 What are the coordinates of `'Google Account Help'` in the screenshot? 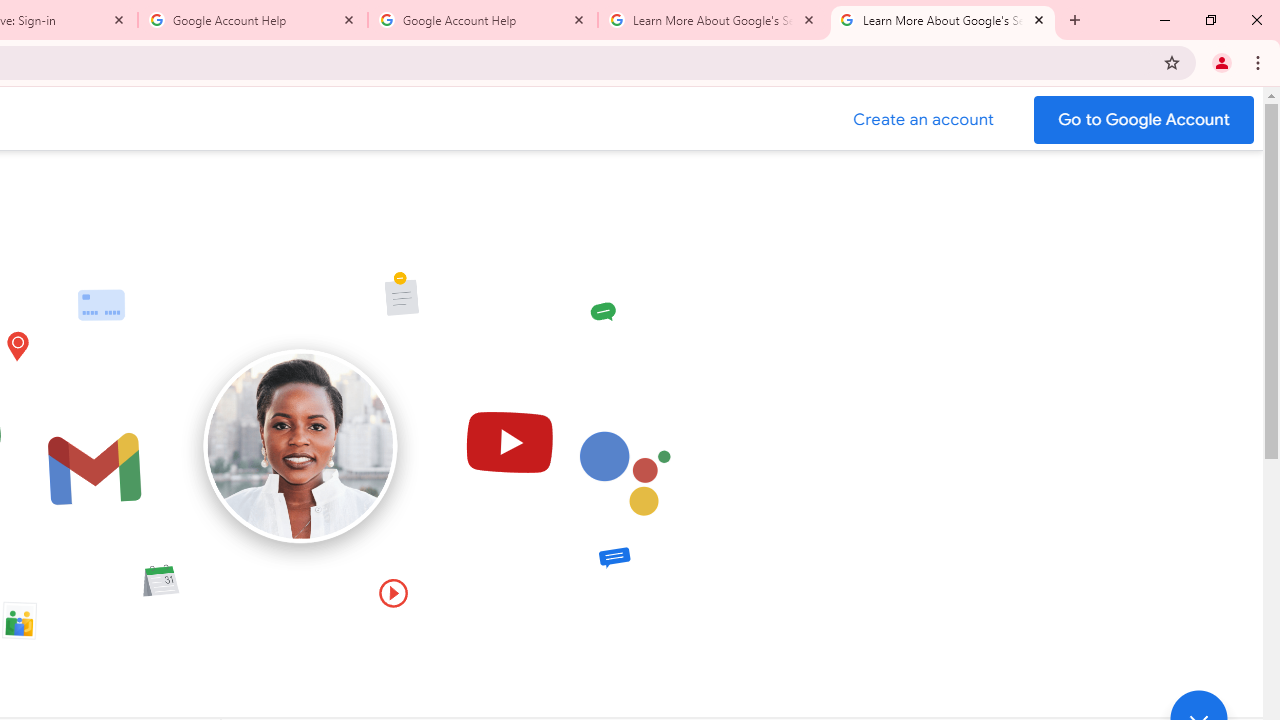 It's located at (252, 20).